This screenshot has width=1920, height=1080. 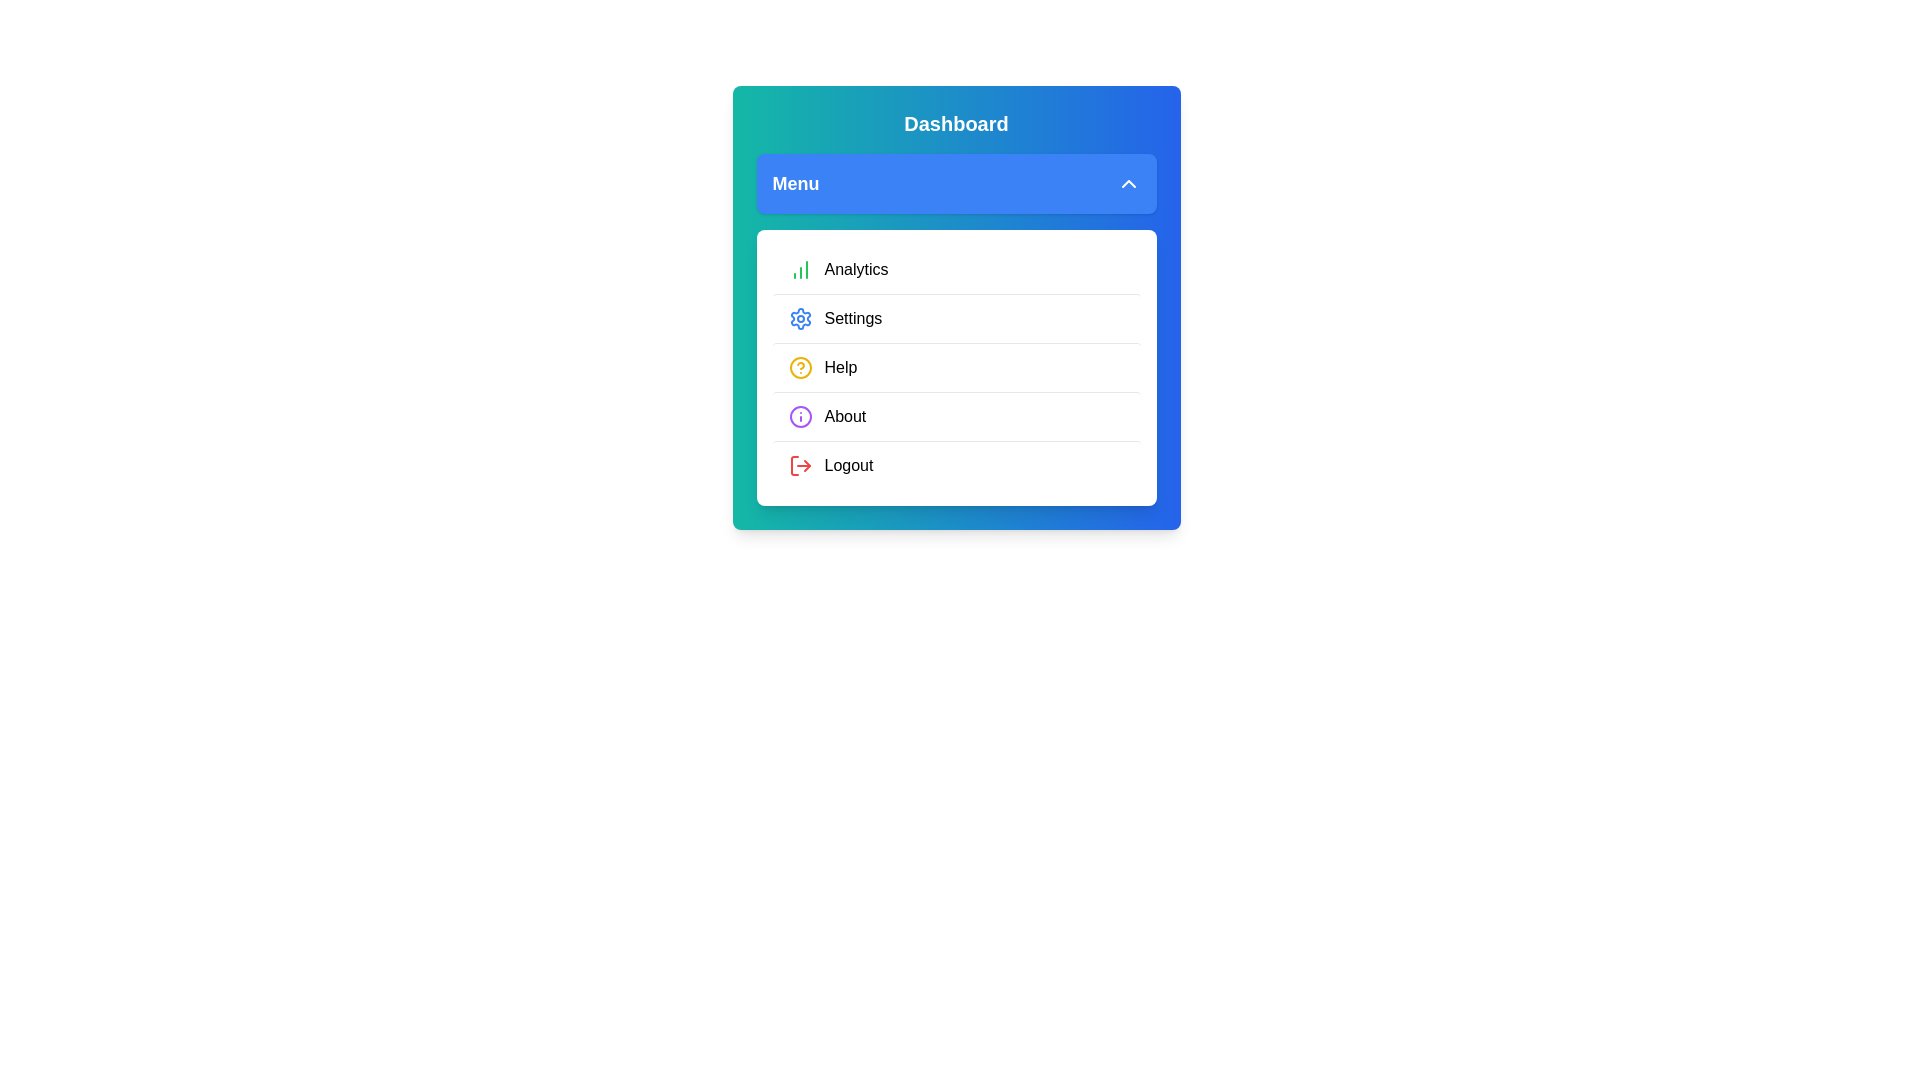 I want to click on the navigation menu component located near the top of the layout, specifically to access additional actions for the menu items, so click(x=955, y=308).